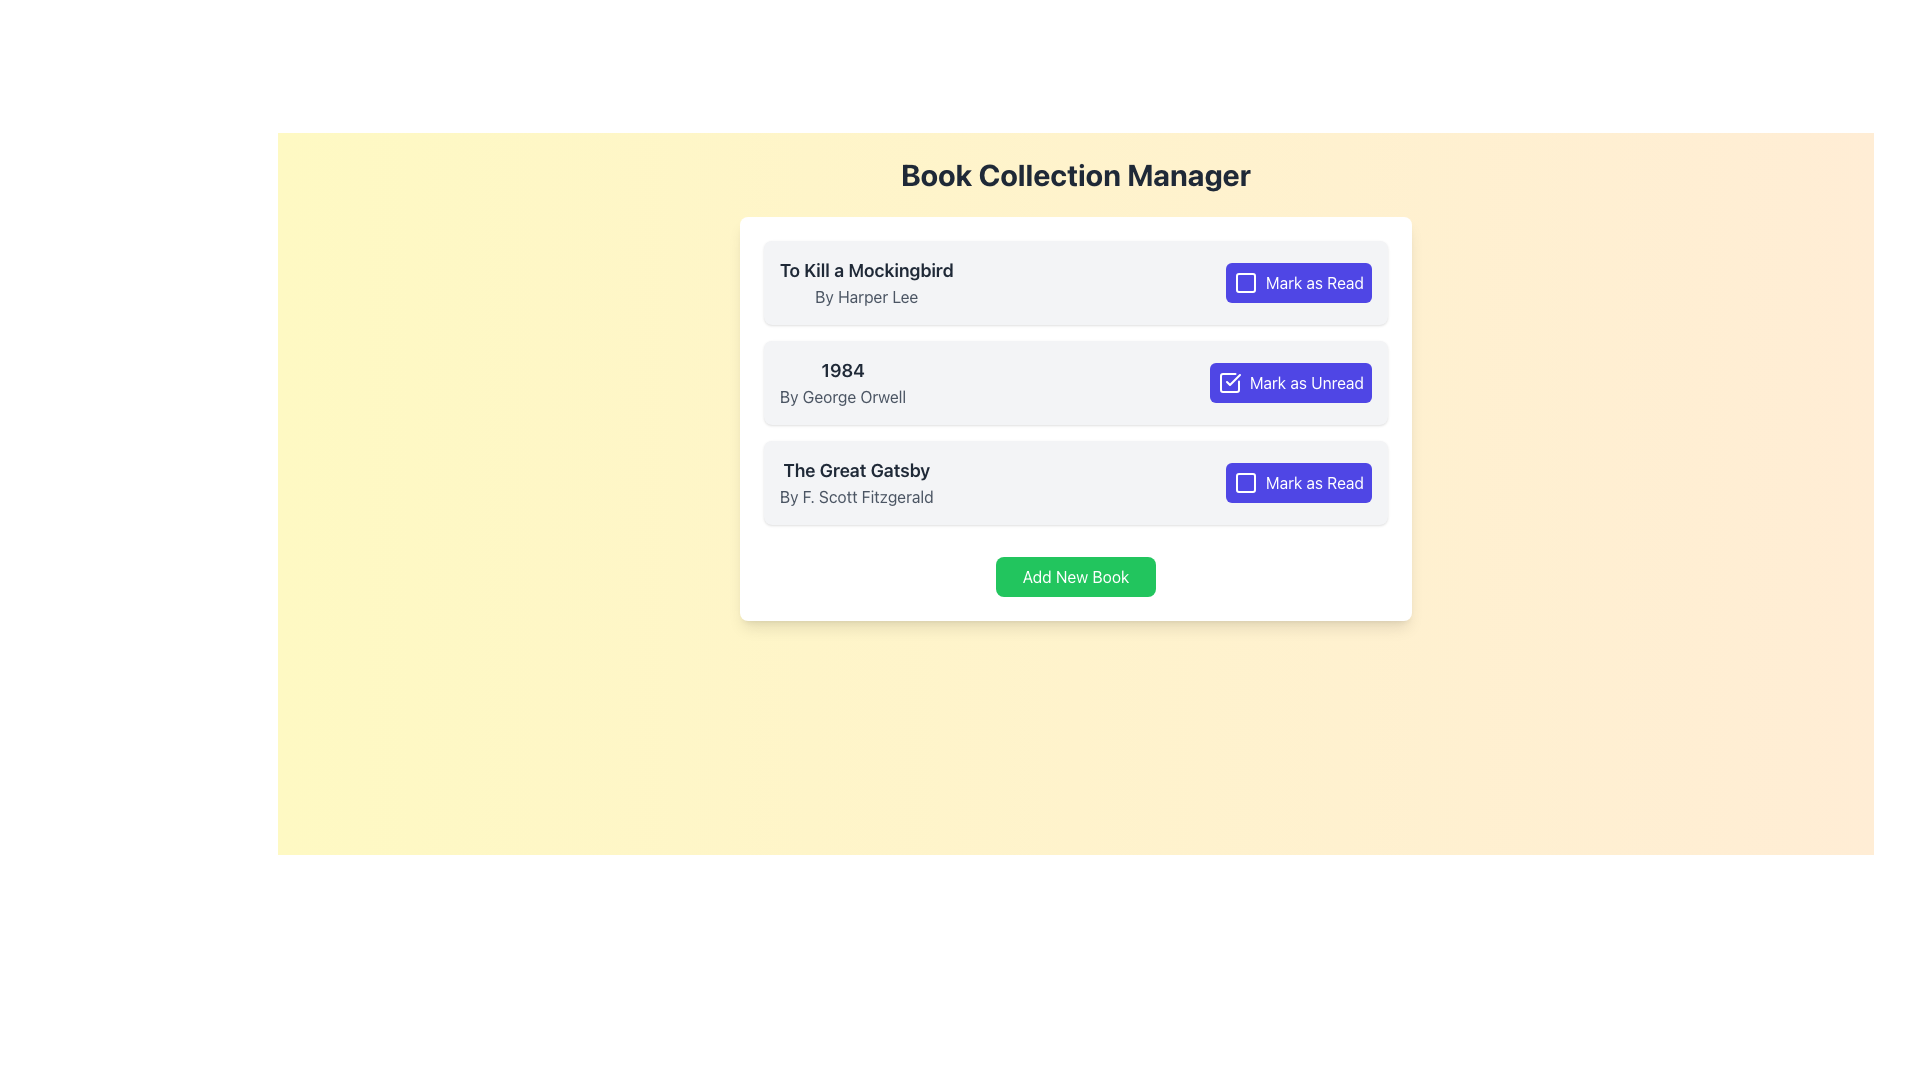 This screenshot has height=1080, width=1920. I want to click on the checkmark icon styled as an SVG graphic, part of the 'Mark as Unread' button with a purple background in the book list card interface for the book '1984' by George Orwell, so click(1232, 380).